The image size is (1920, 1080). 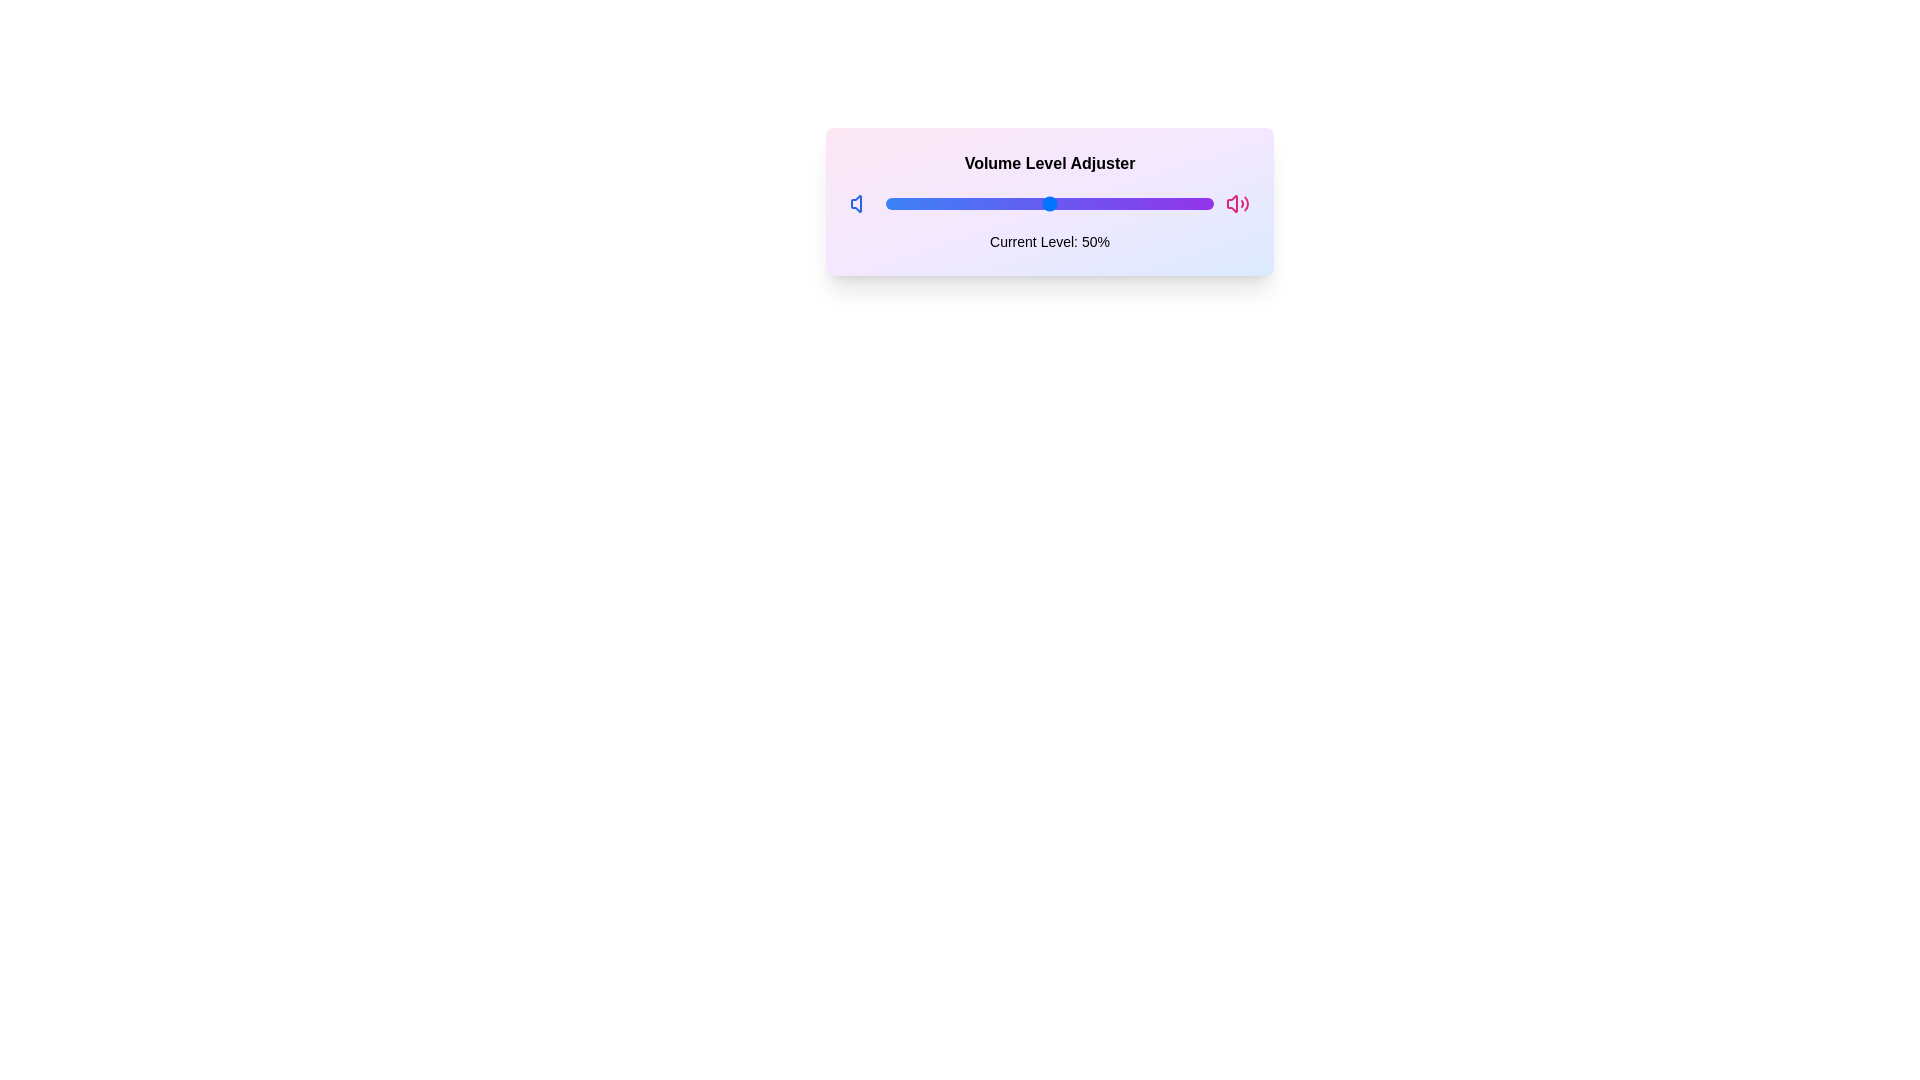 What do you see at coordinates (862, 204) in the screenshot?
I see `the left volume icon to decrease the volume` at bounding box center [862, 204].